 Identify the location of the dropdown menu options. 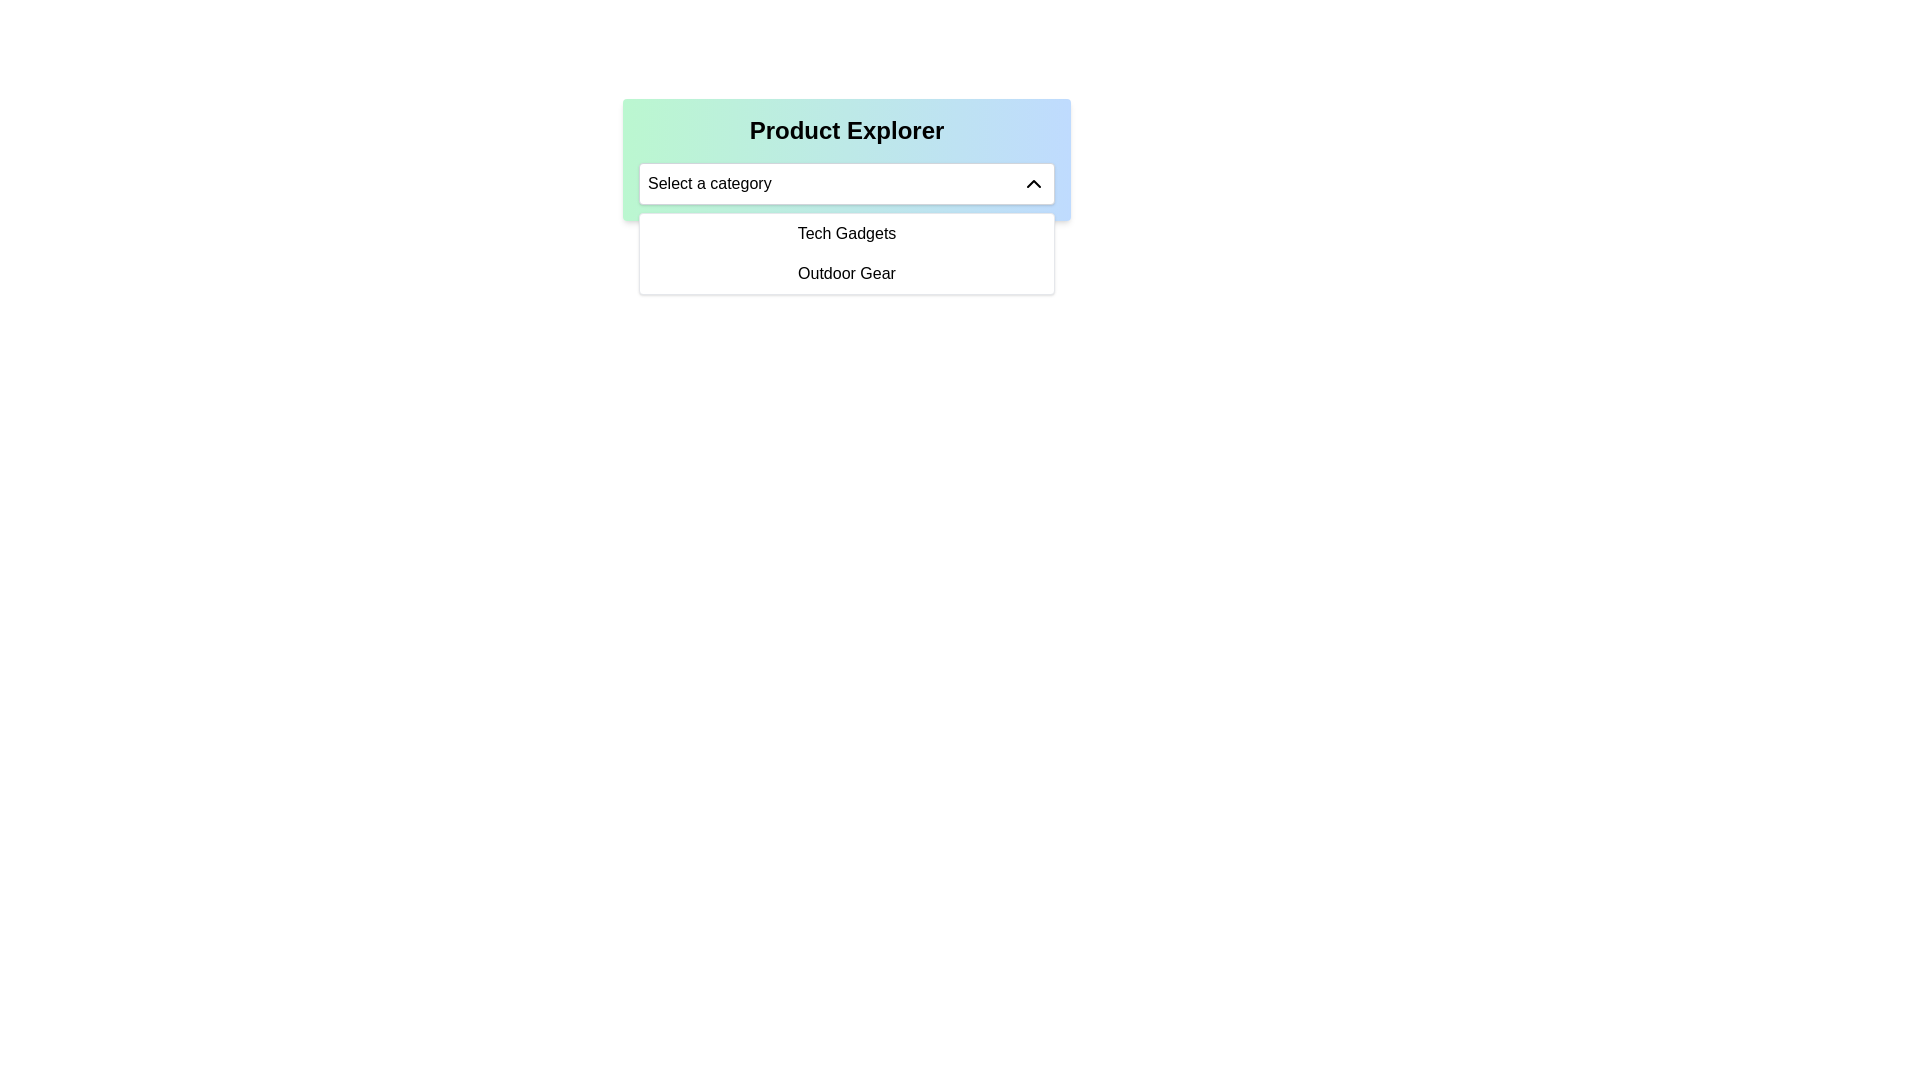
(846, 253).